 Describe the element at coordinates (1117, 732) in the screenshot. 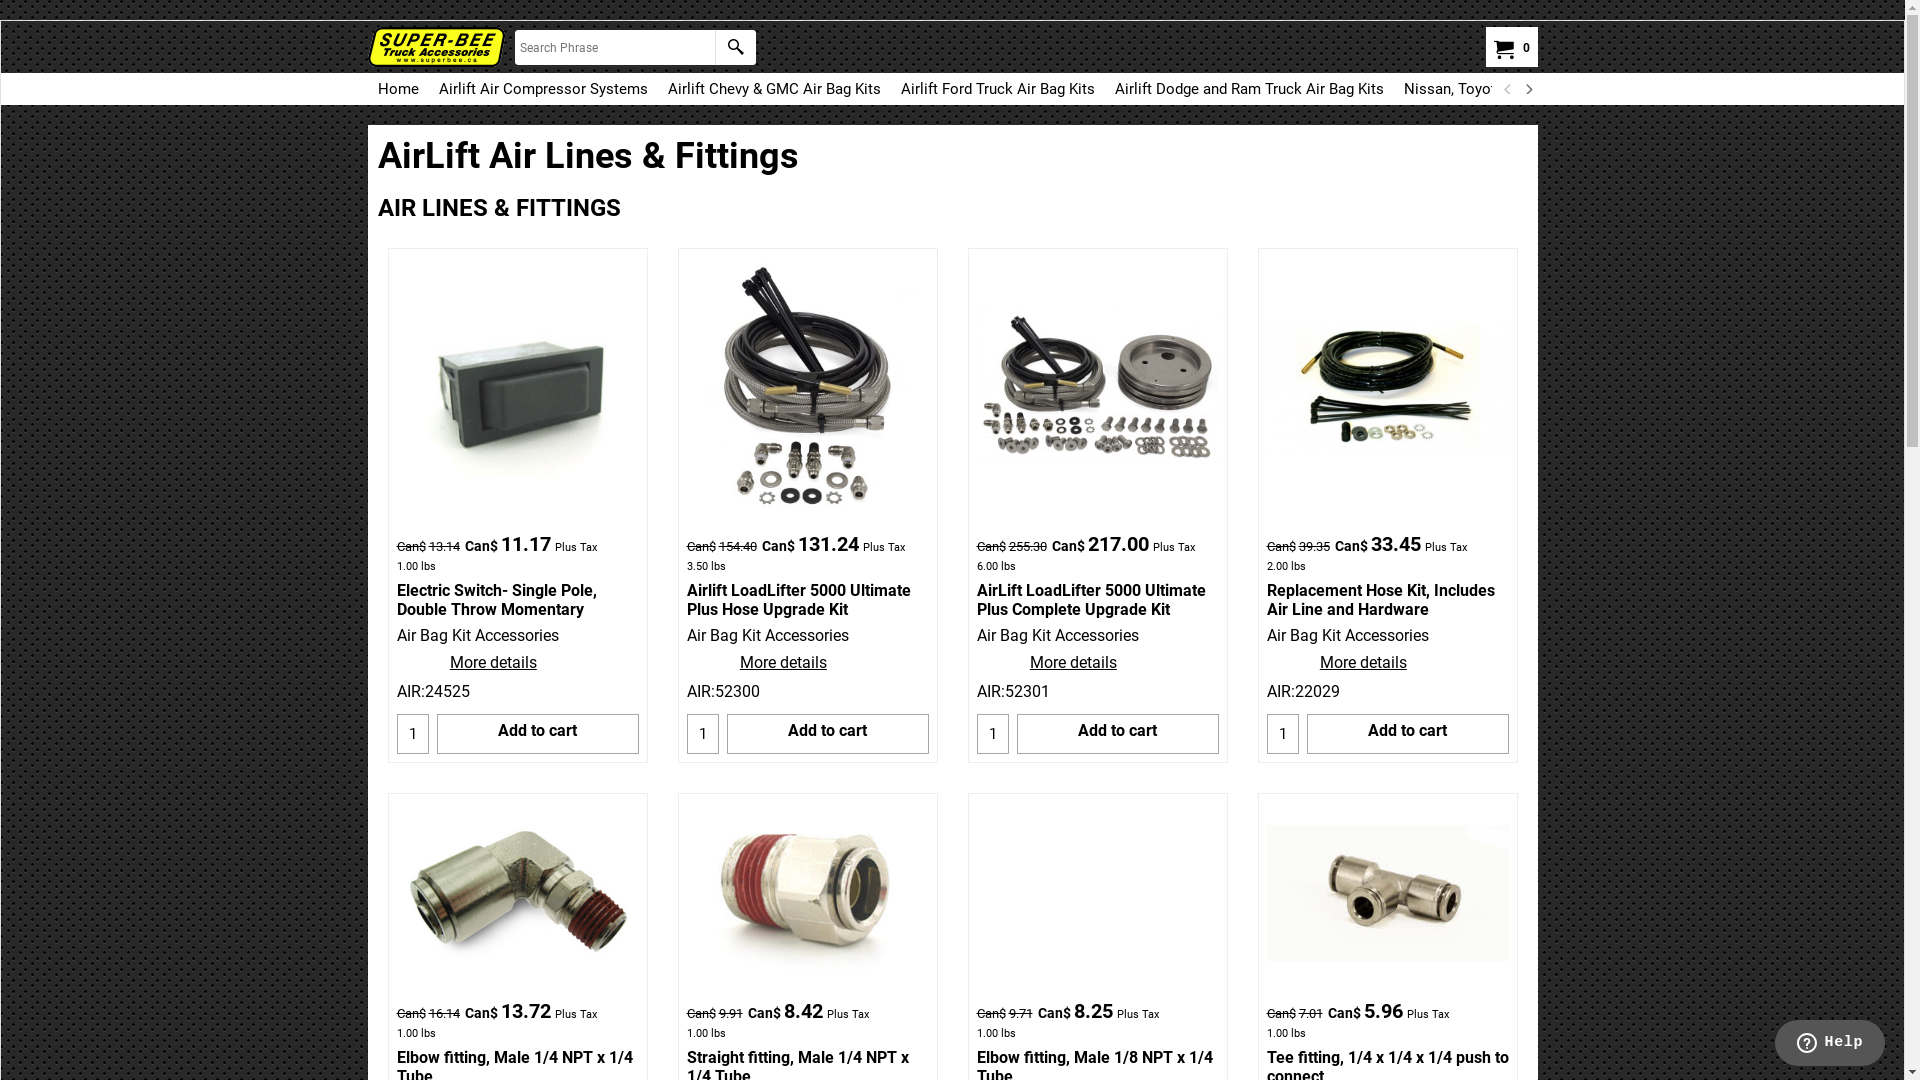

I see `'Add to cart'` at that location.